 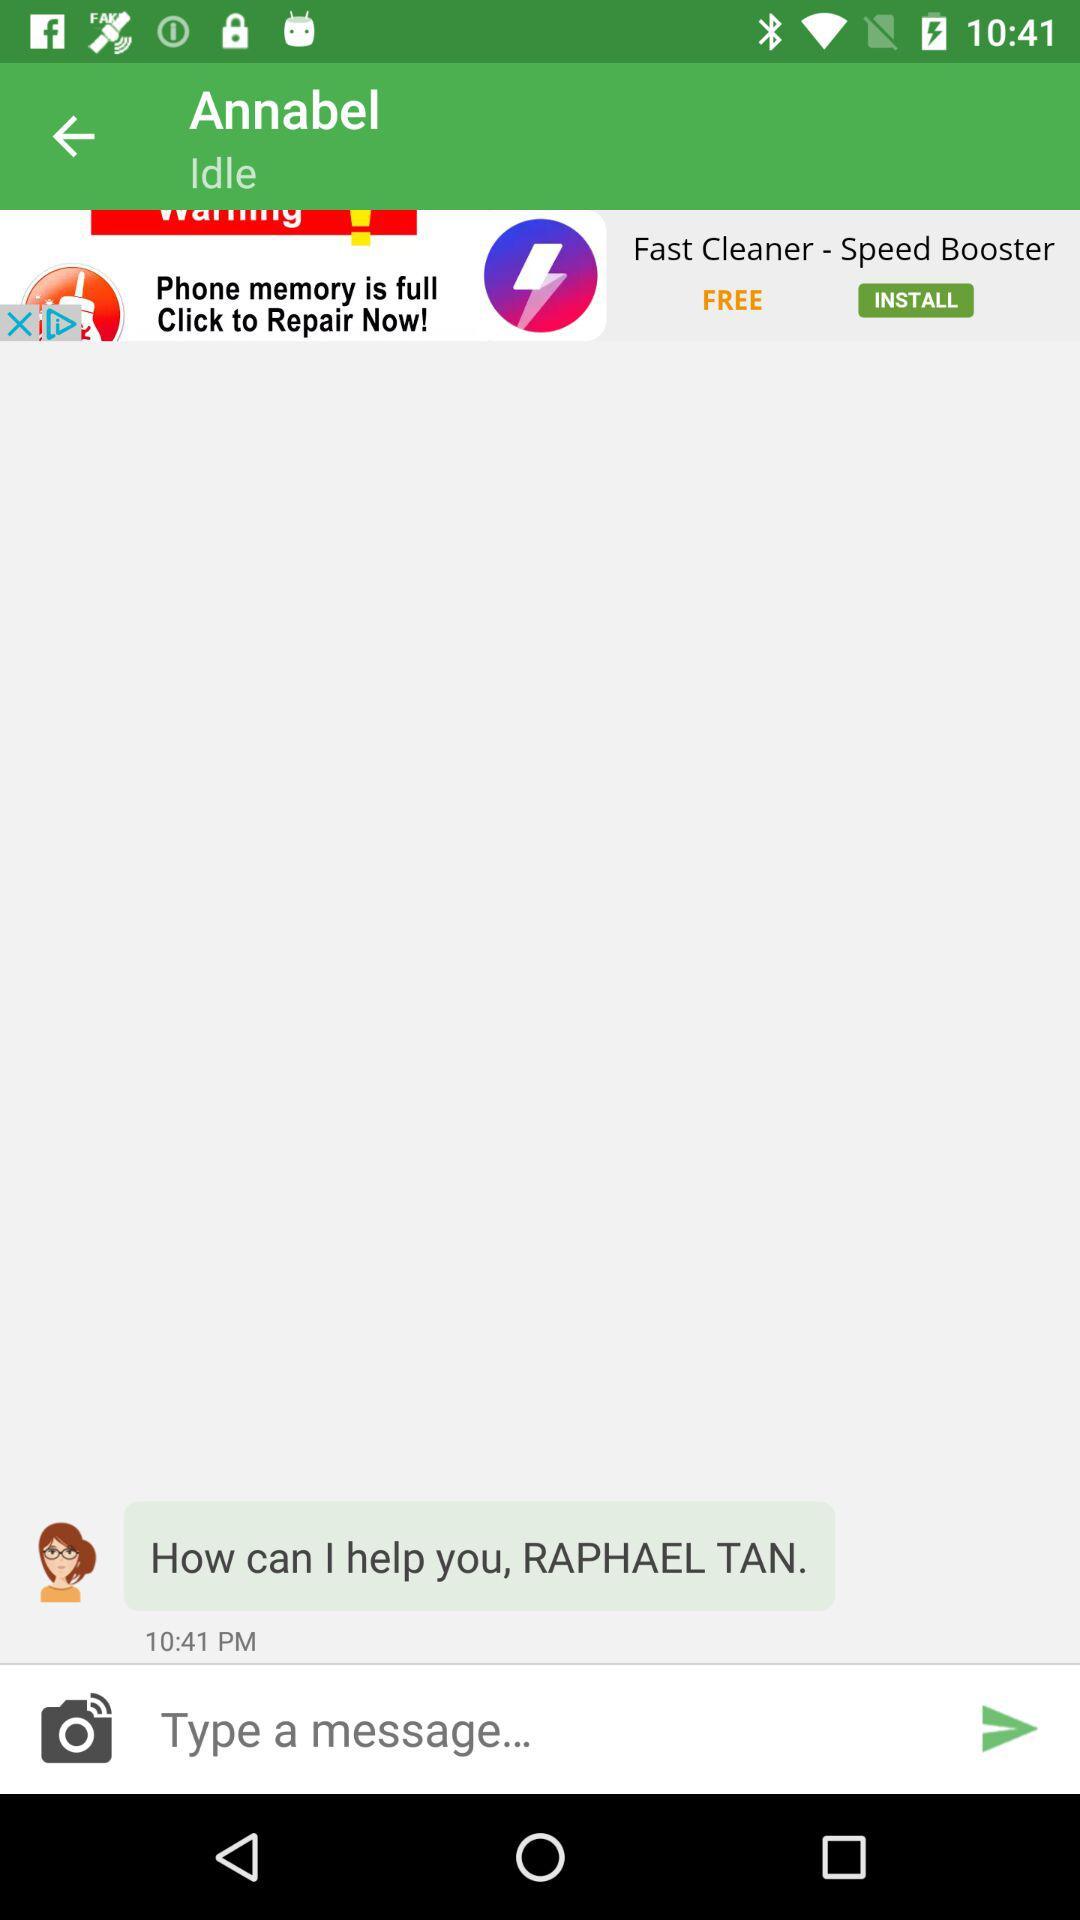 What do you see at coordinates (75, 1727) in the screenshot?
I see `to take photo` at bounding box center [75, 1727].